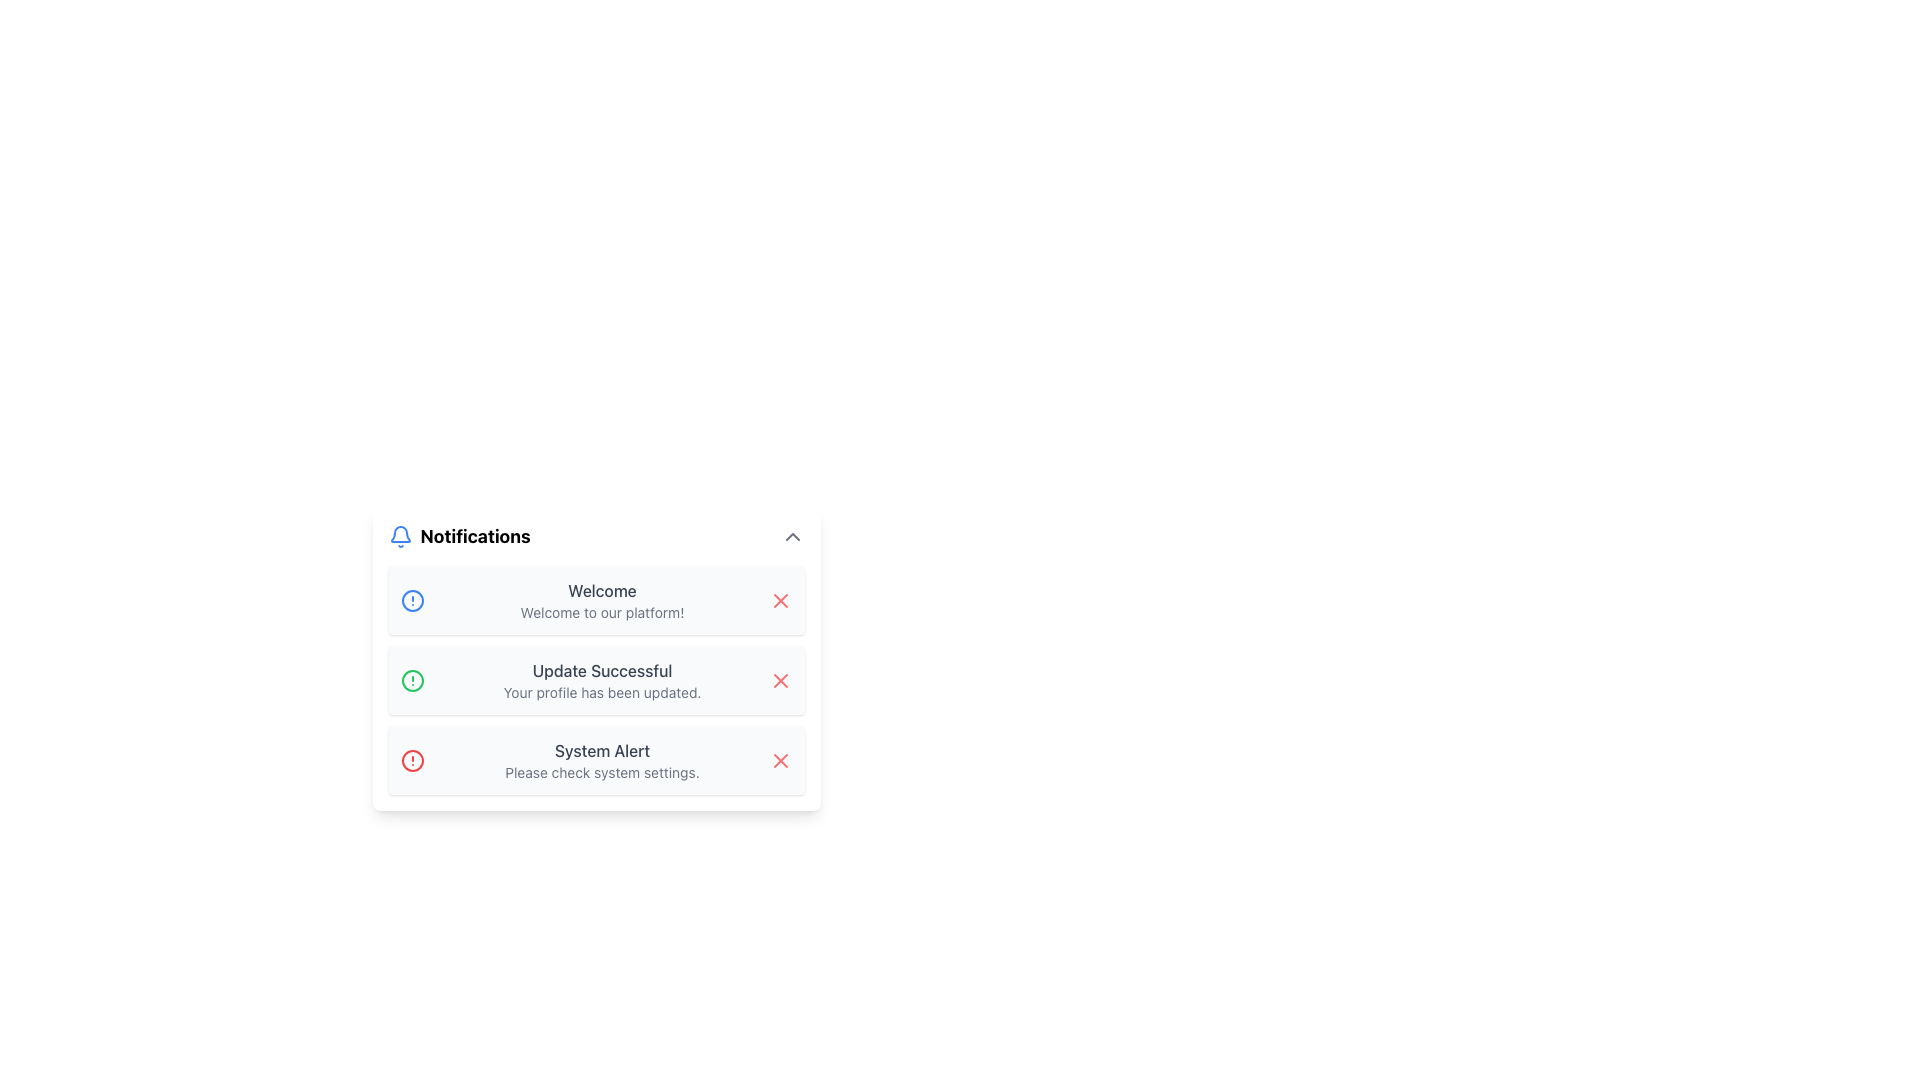 This screenshot has width=1920, height=1080. I want to click on the notifications icon located at the start of the 'Notifications' label in the header section of the notifications panel, so click(400, 535).